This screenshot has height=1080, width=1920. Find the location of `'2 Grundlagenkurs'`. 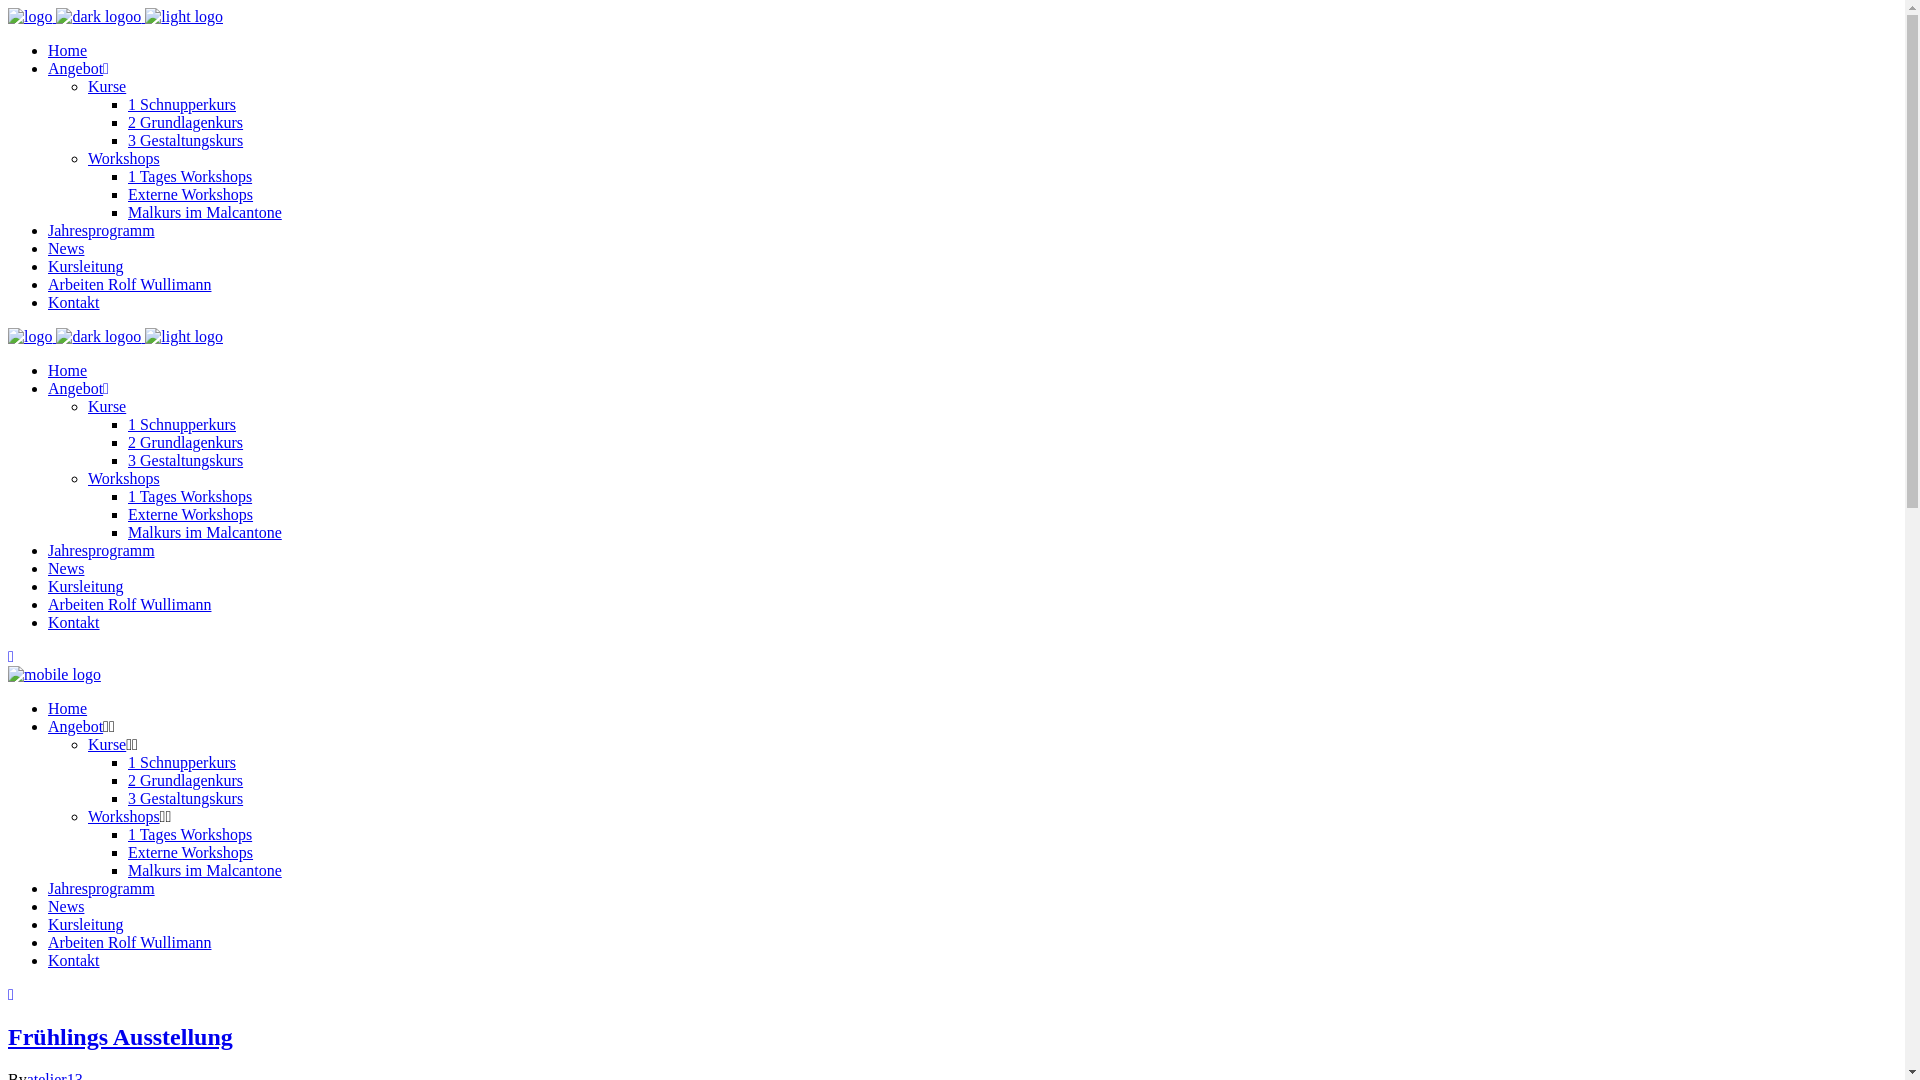

'2 Grundlagenkurs' is located at coordinates (185, 122).